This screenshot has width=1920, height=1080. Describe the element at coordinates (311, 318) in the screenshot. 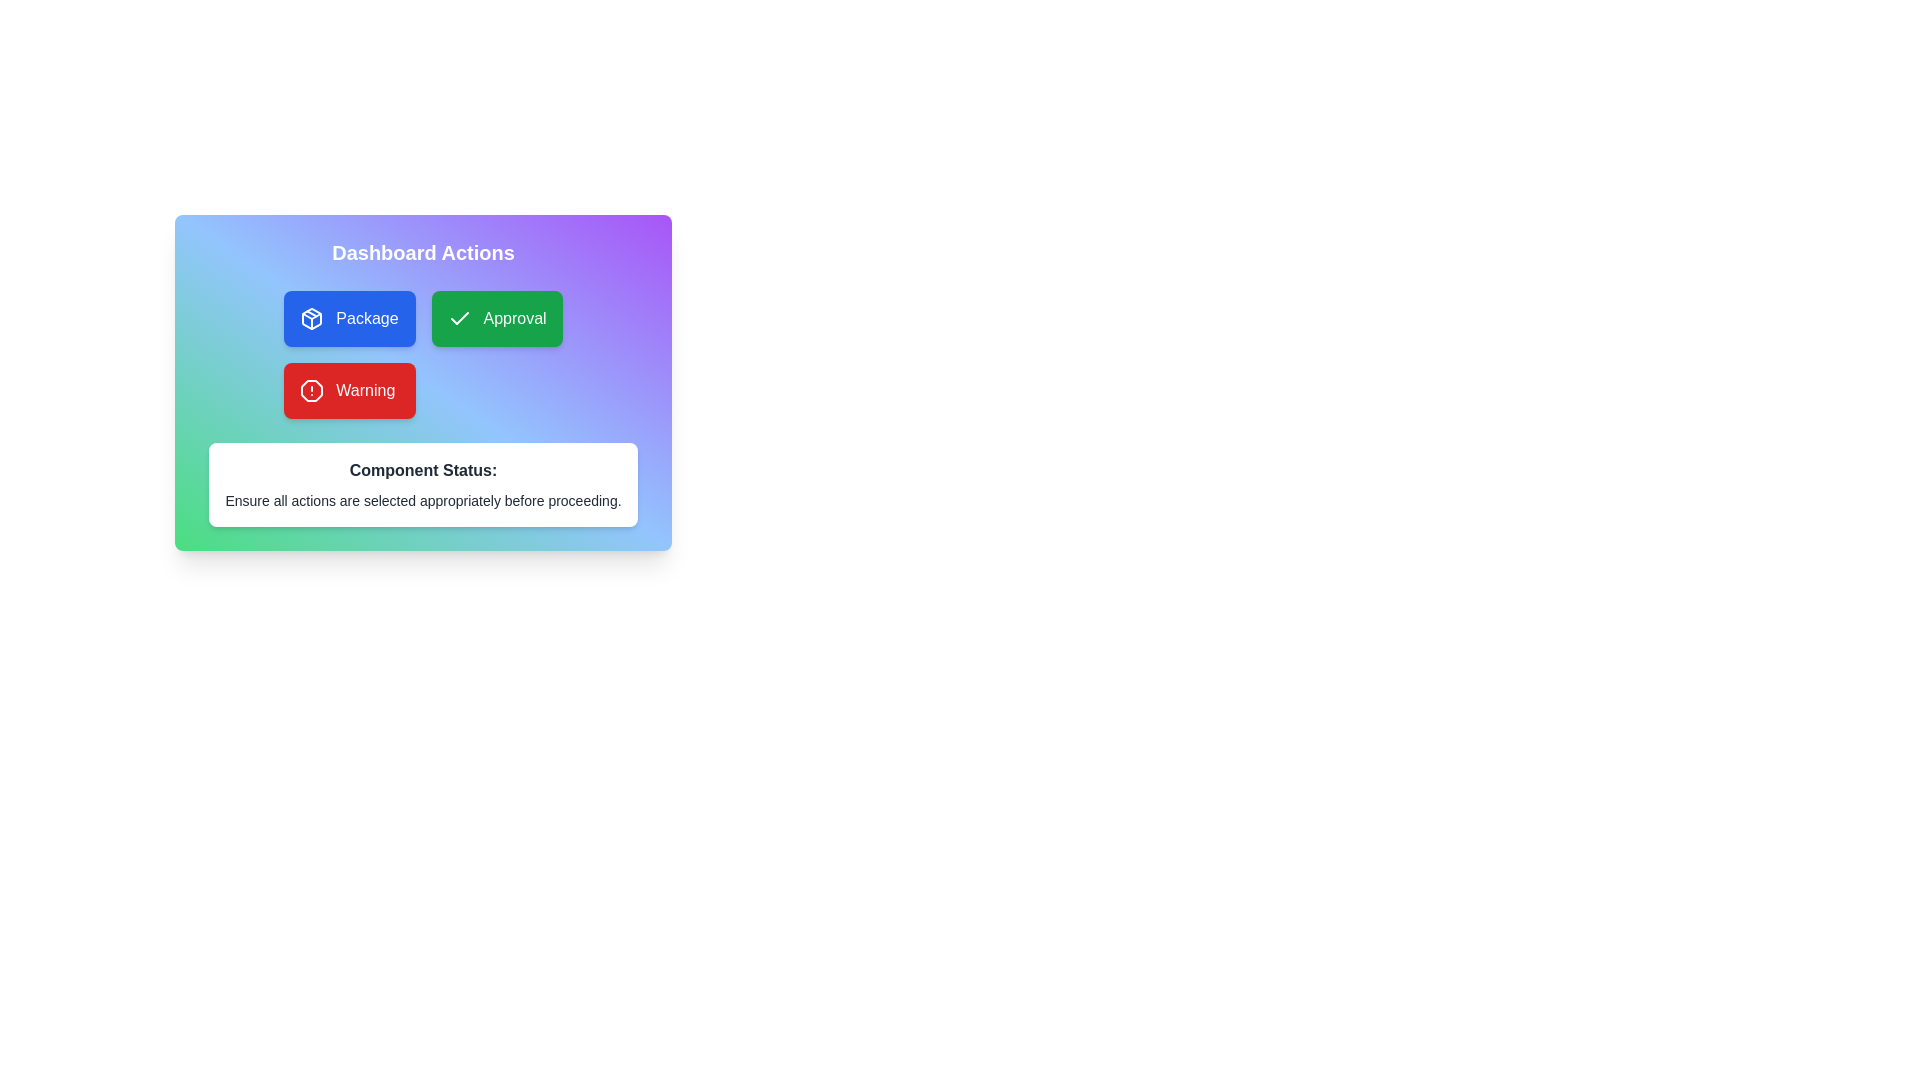

I see `the SVG icon for the 'Package' button located within the blue button labeled 'Package'` at that location.